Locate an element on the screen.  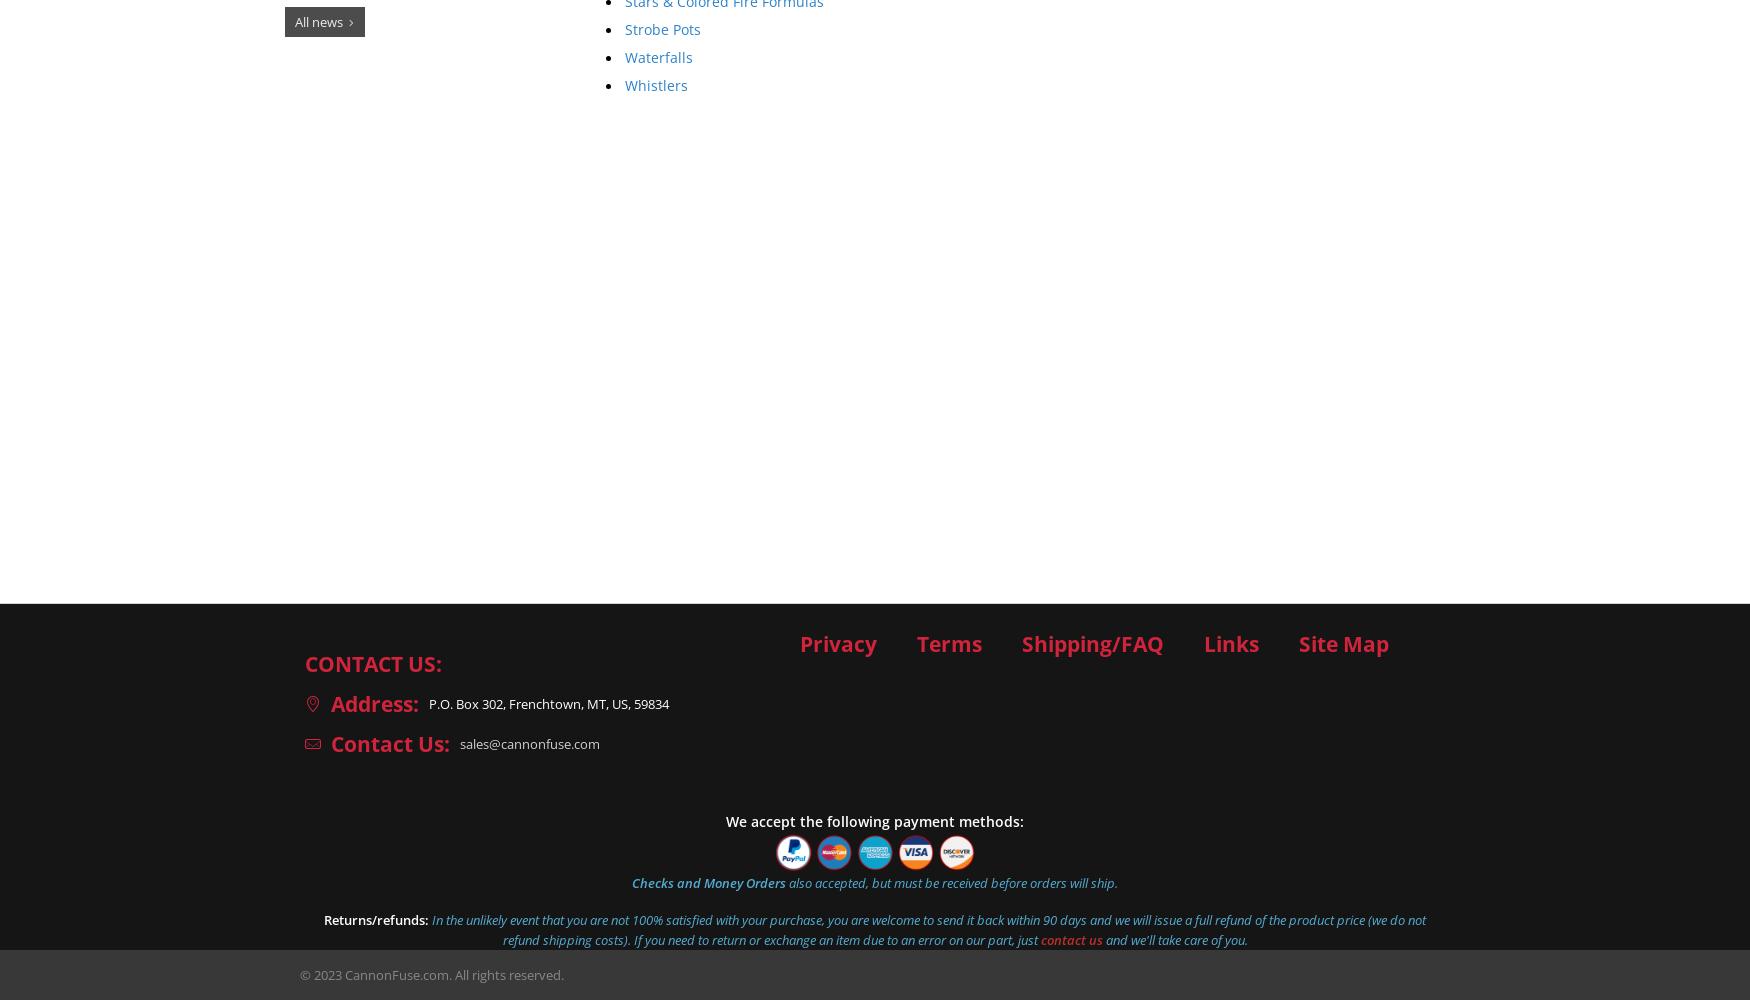
'Returns/refunds:' is located at coordinates (375, 920).